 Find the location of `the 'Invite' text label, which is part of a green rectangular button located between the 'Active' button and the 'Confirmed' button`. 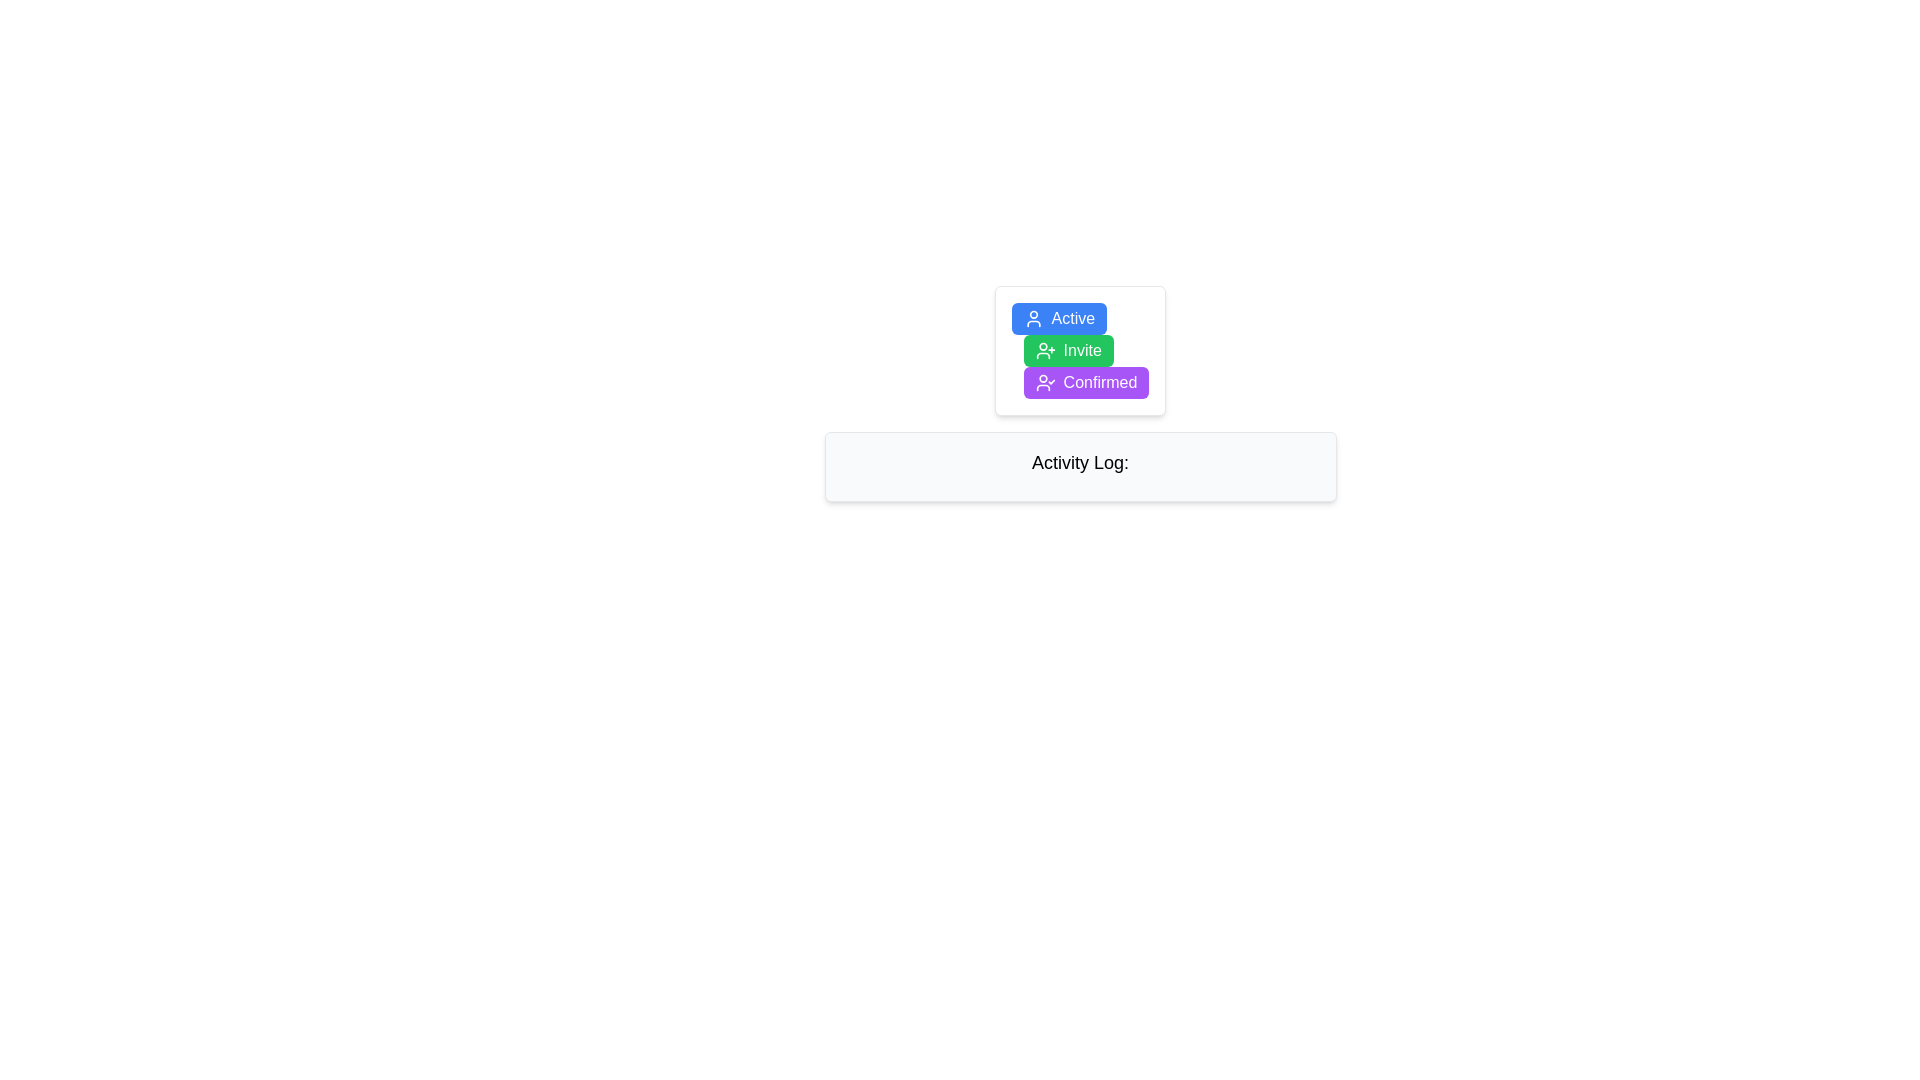

the 'Invite' text label, which is part of a green rectangular button located between the 'Active' button and the 'Confirmed' button is located at coordinates (1081, 350).